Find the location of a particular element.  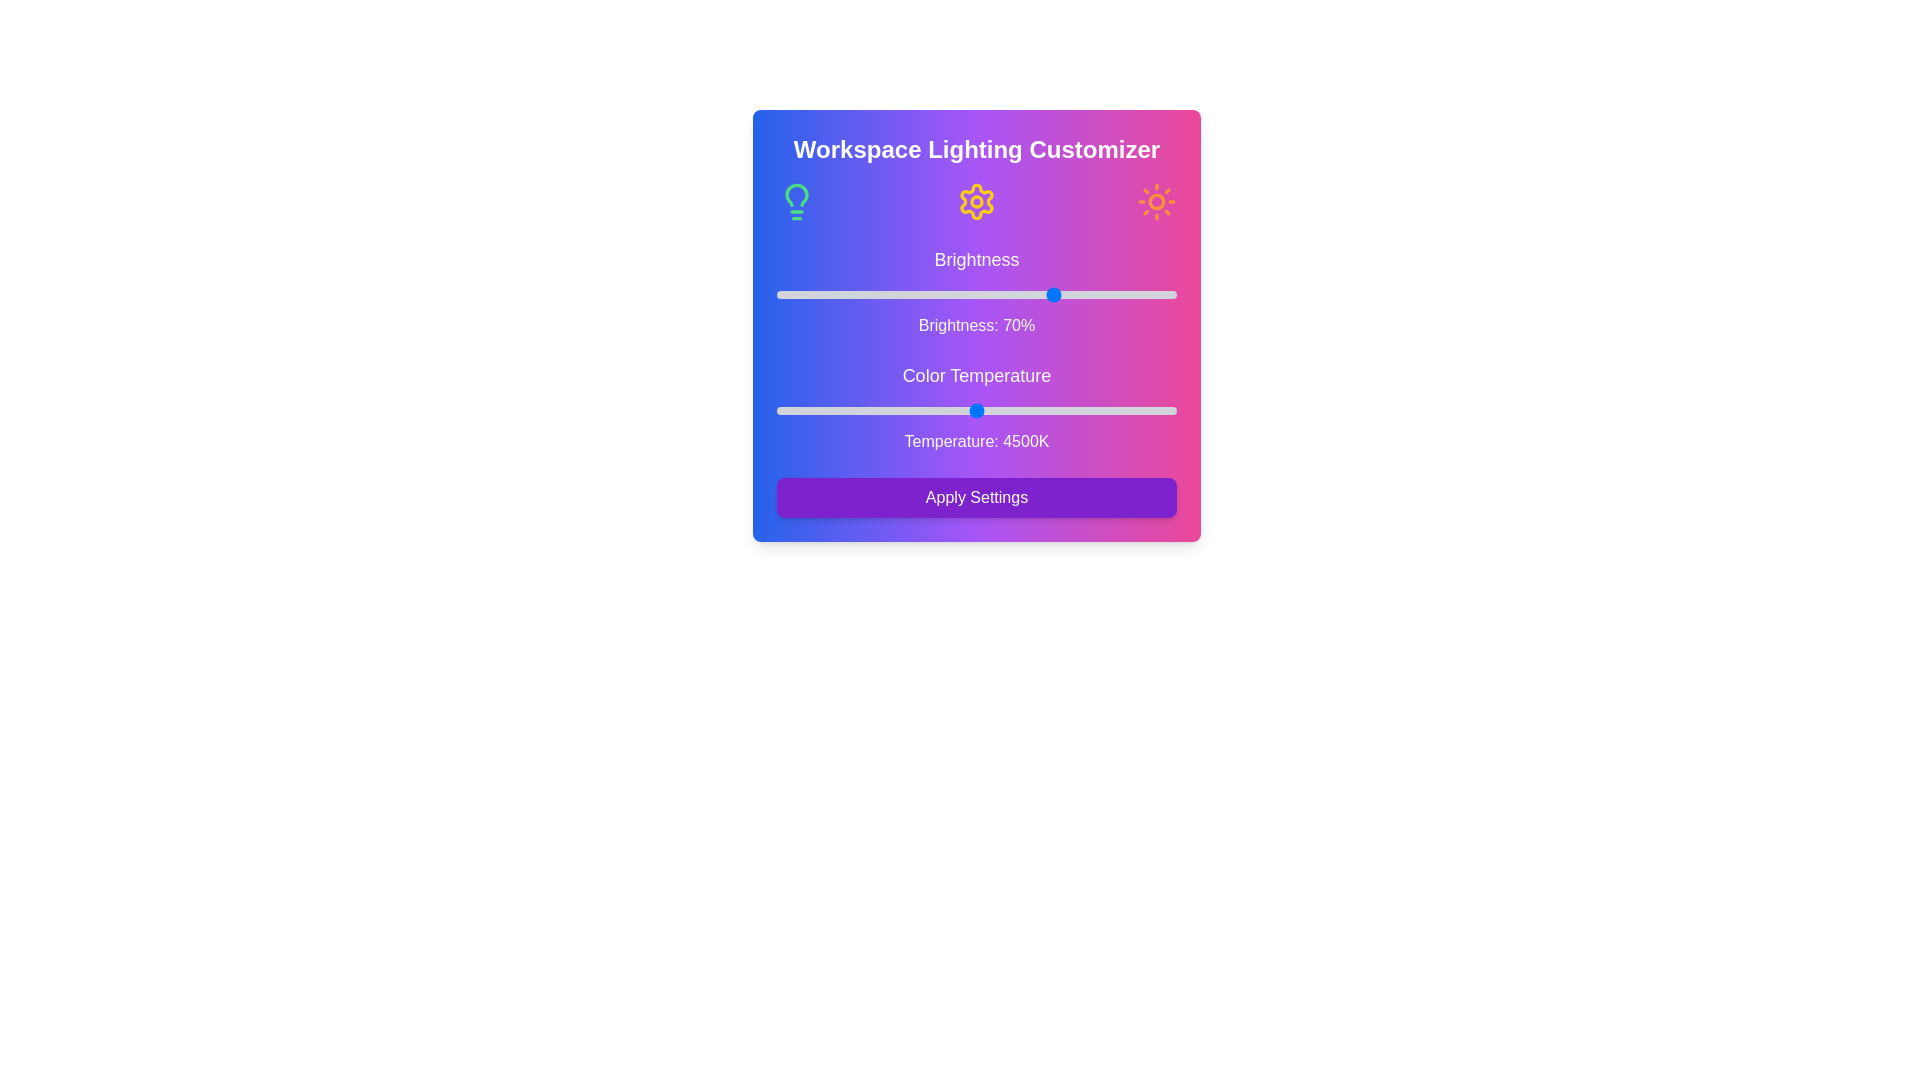

the color temperature slider to 2723 K is located at coordinates (798, 410).